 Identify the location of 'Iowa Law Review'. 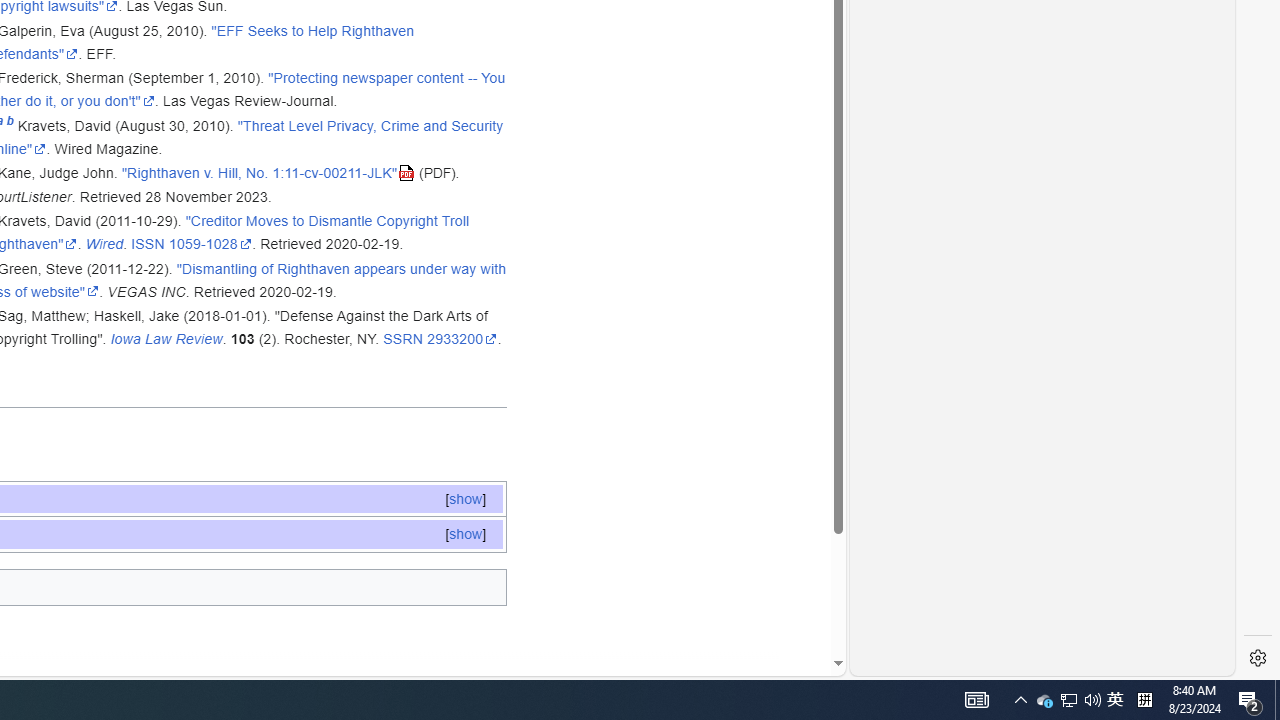
(166, 338).